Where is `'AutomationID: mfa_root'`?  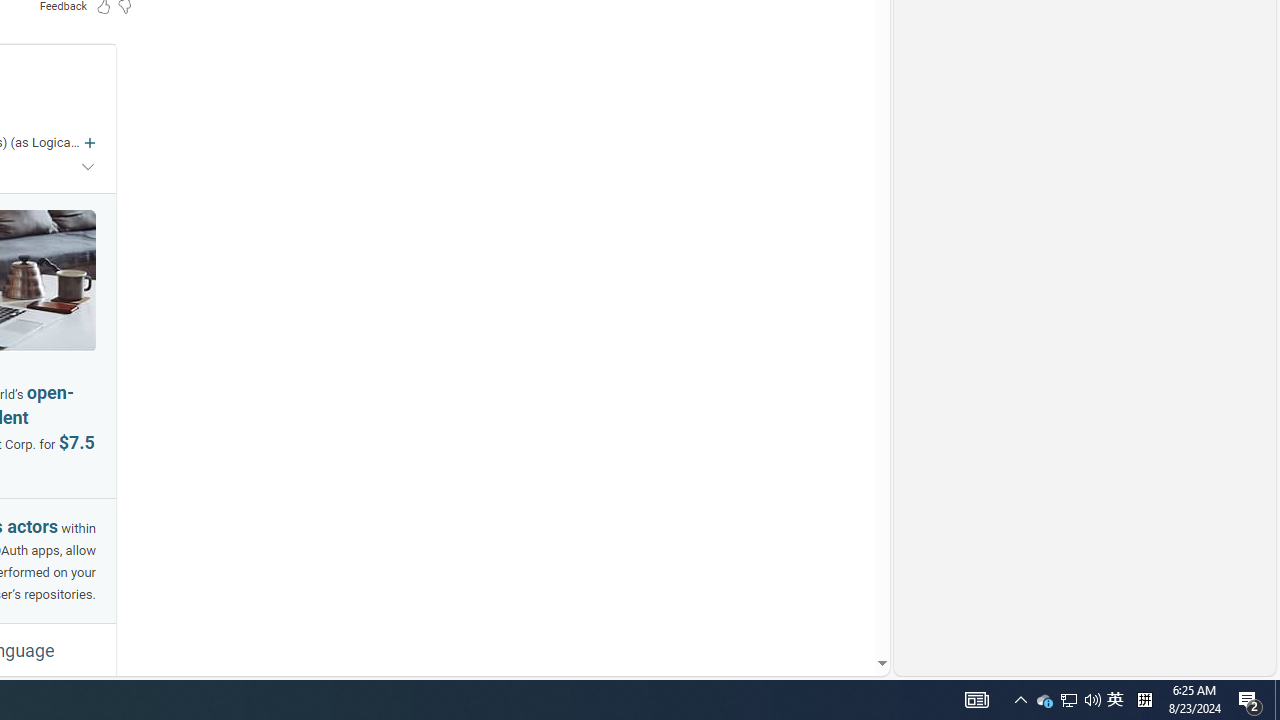 'AutomationID: mfa_root' is located at coordinates (807, 602).